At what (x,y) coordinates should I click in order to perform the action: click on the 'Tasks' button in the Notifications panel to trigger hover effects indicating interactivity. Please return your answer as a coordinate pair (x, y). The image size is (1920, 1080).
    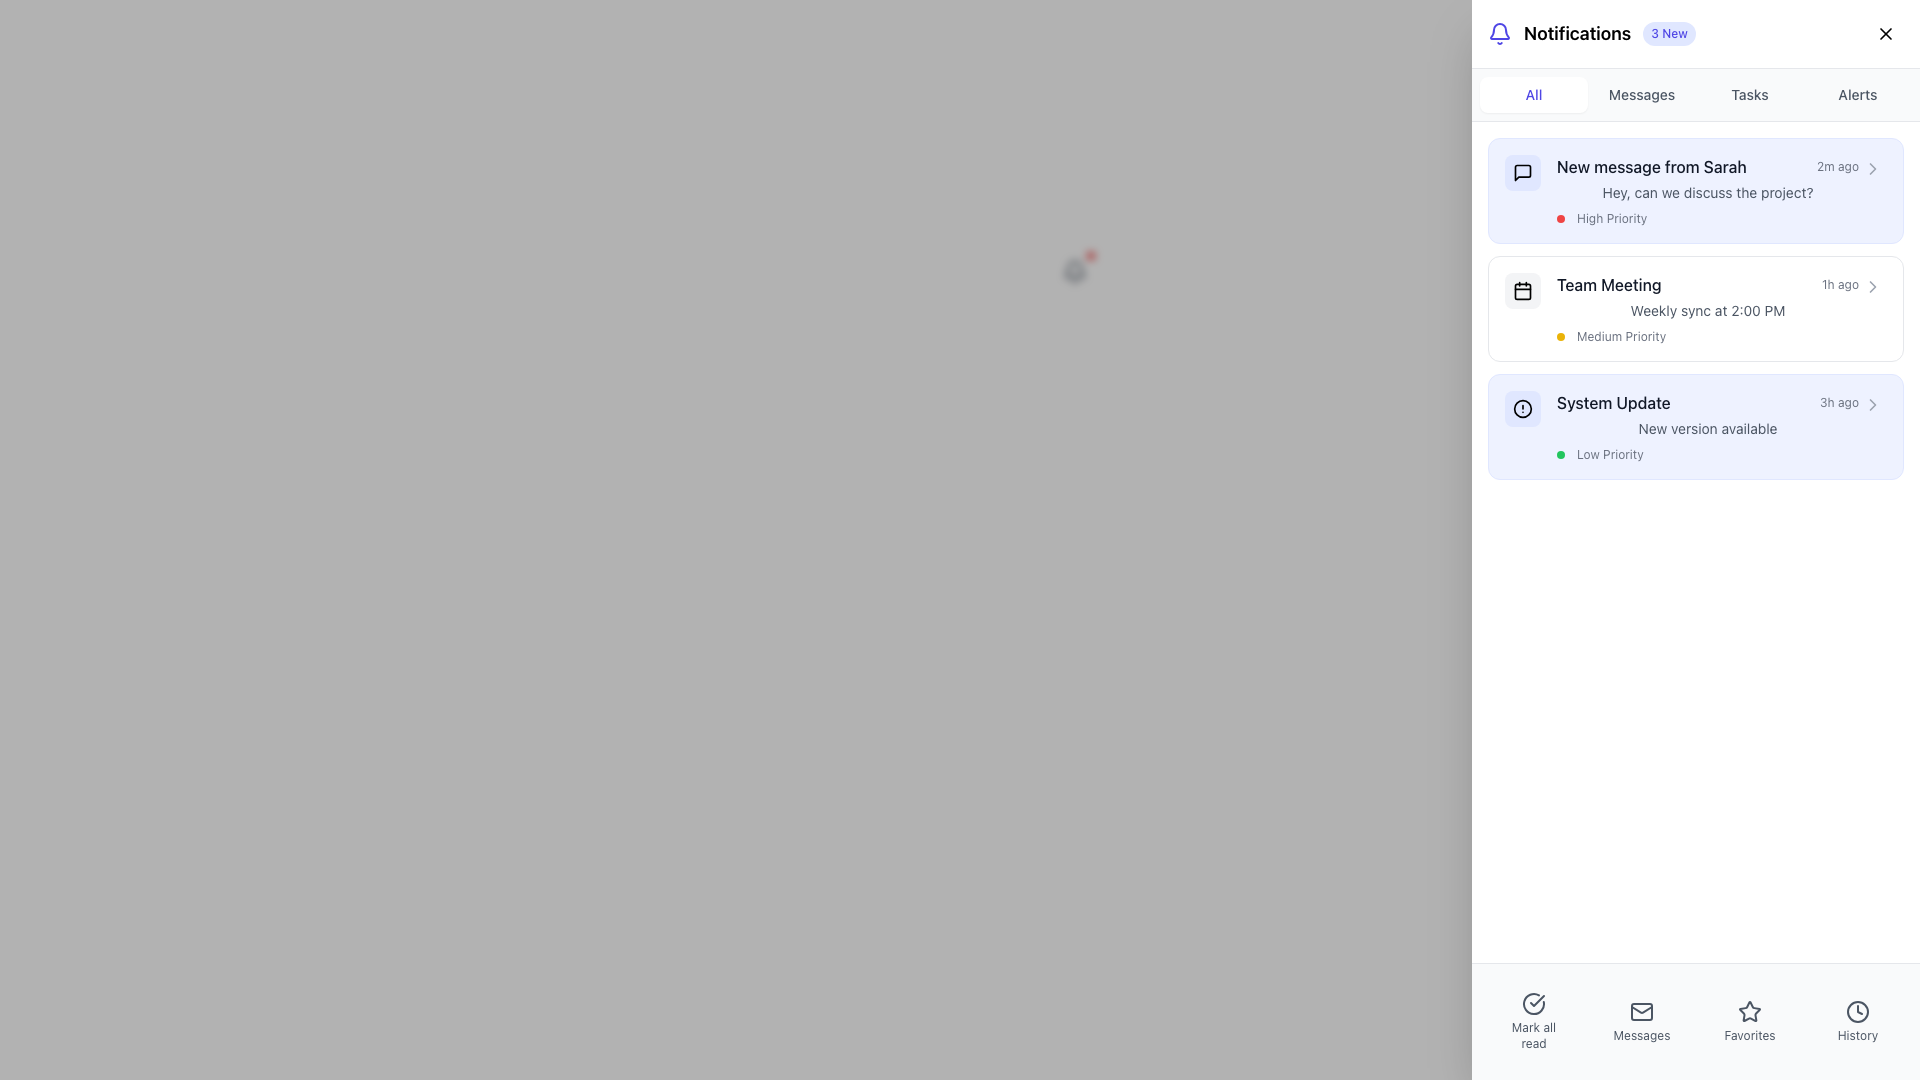
    Looking at the image, I should click on (1749, 95).